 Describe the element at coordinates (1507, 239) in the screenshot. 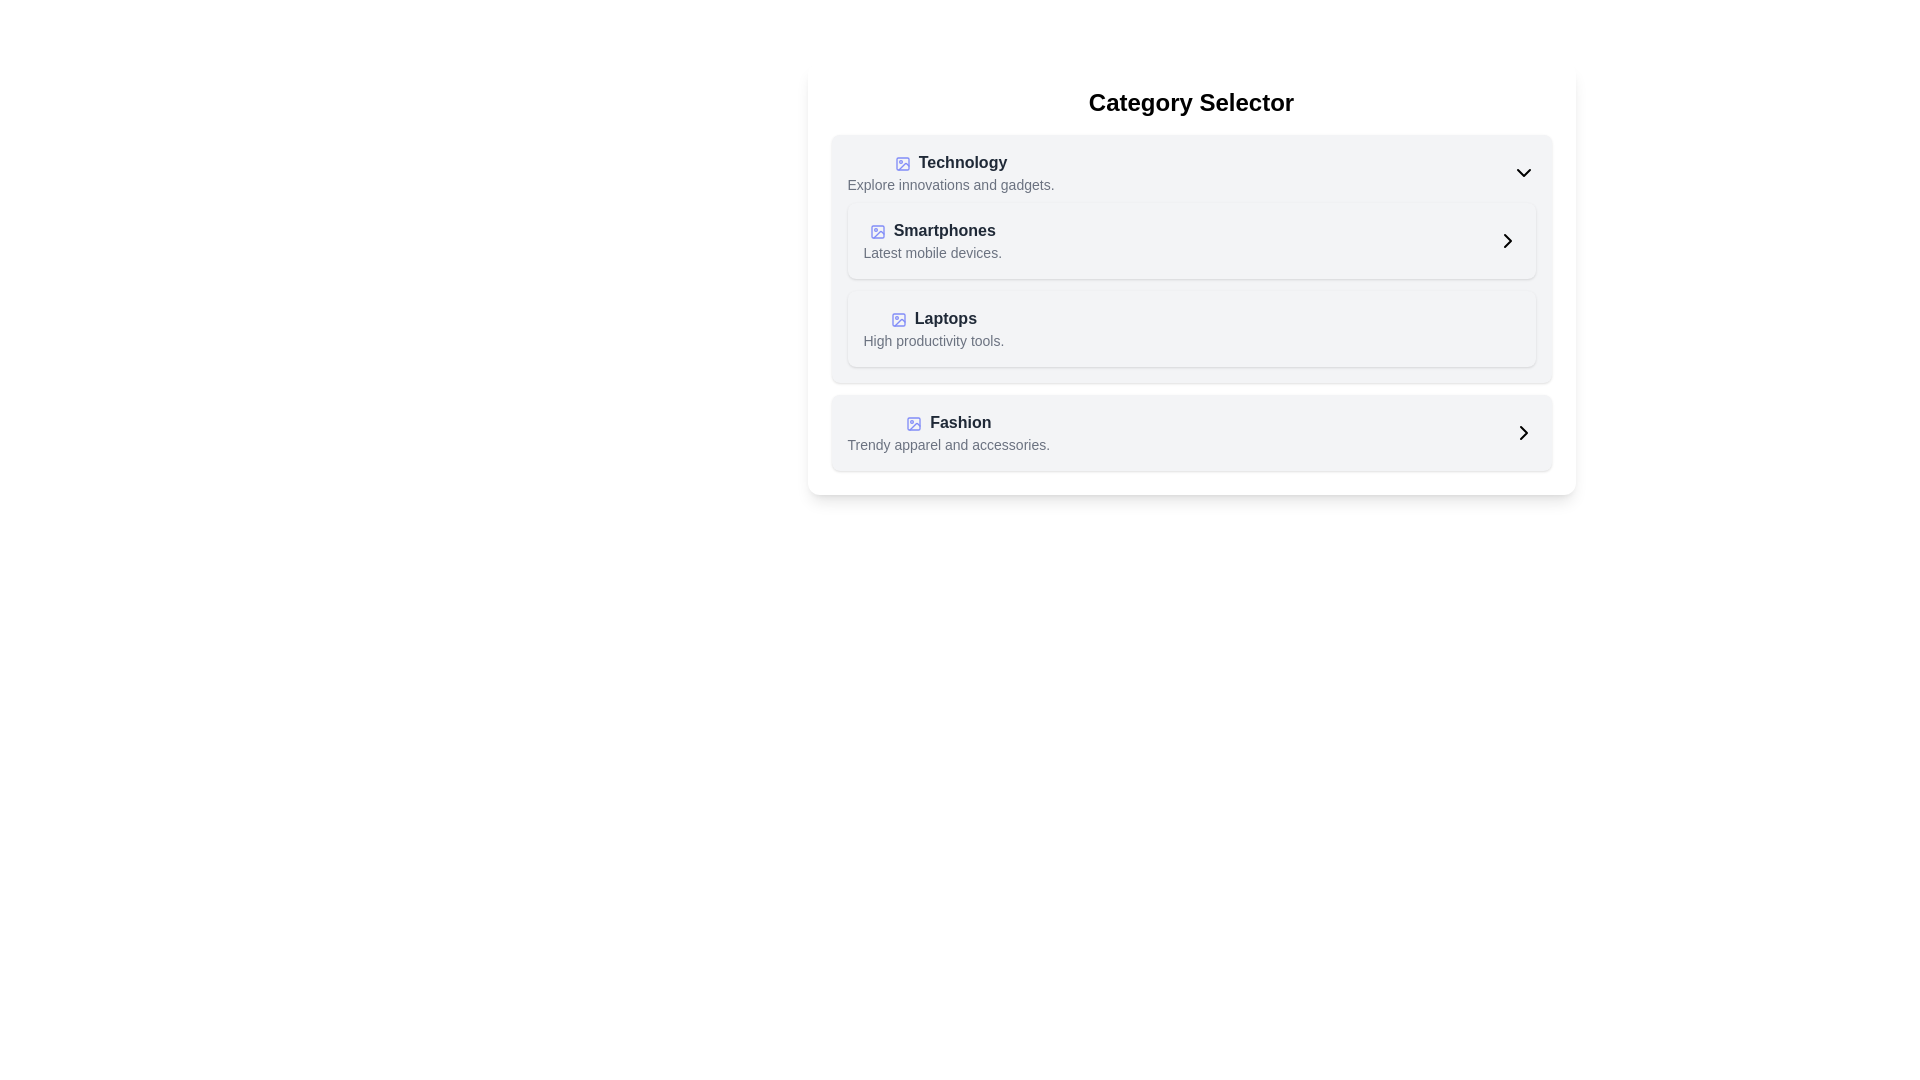

I see `the rightward-pointing arrow icon located in the top right corner of the 'Smartphones' section` at that location.